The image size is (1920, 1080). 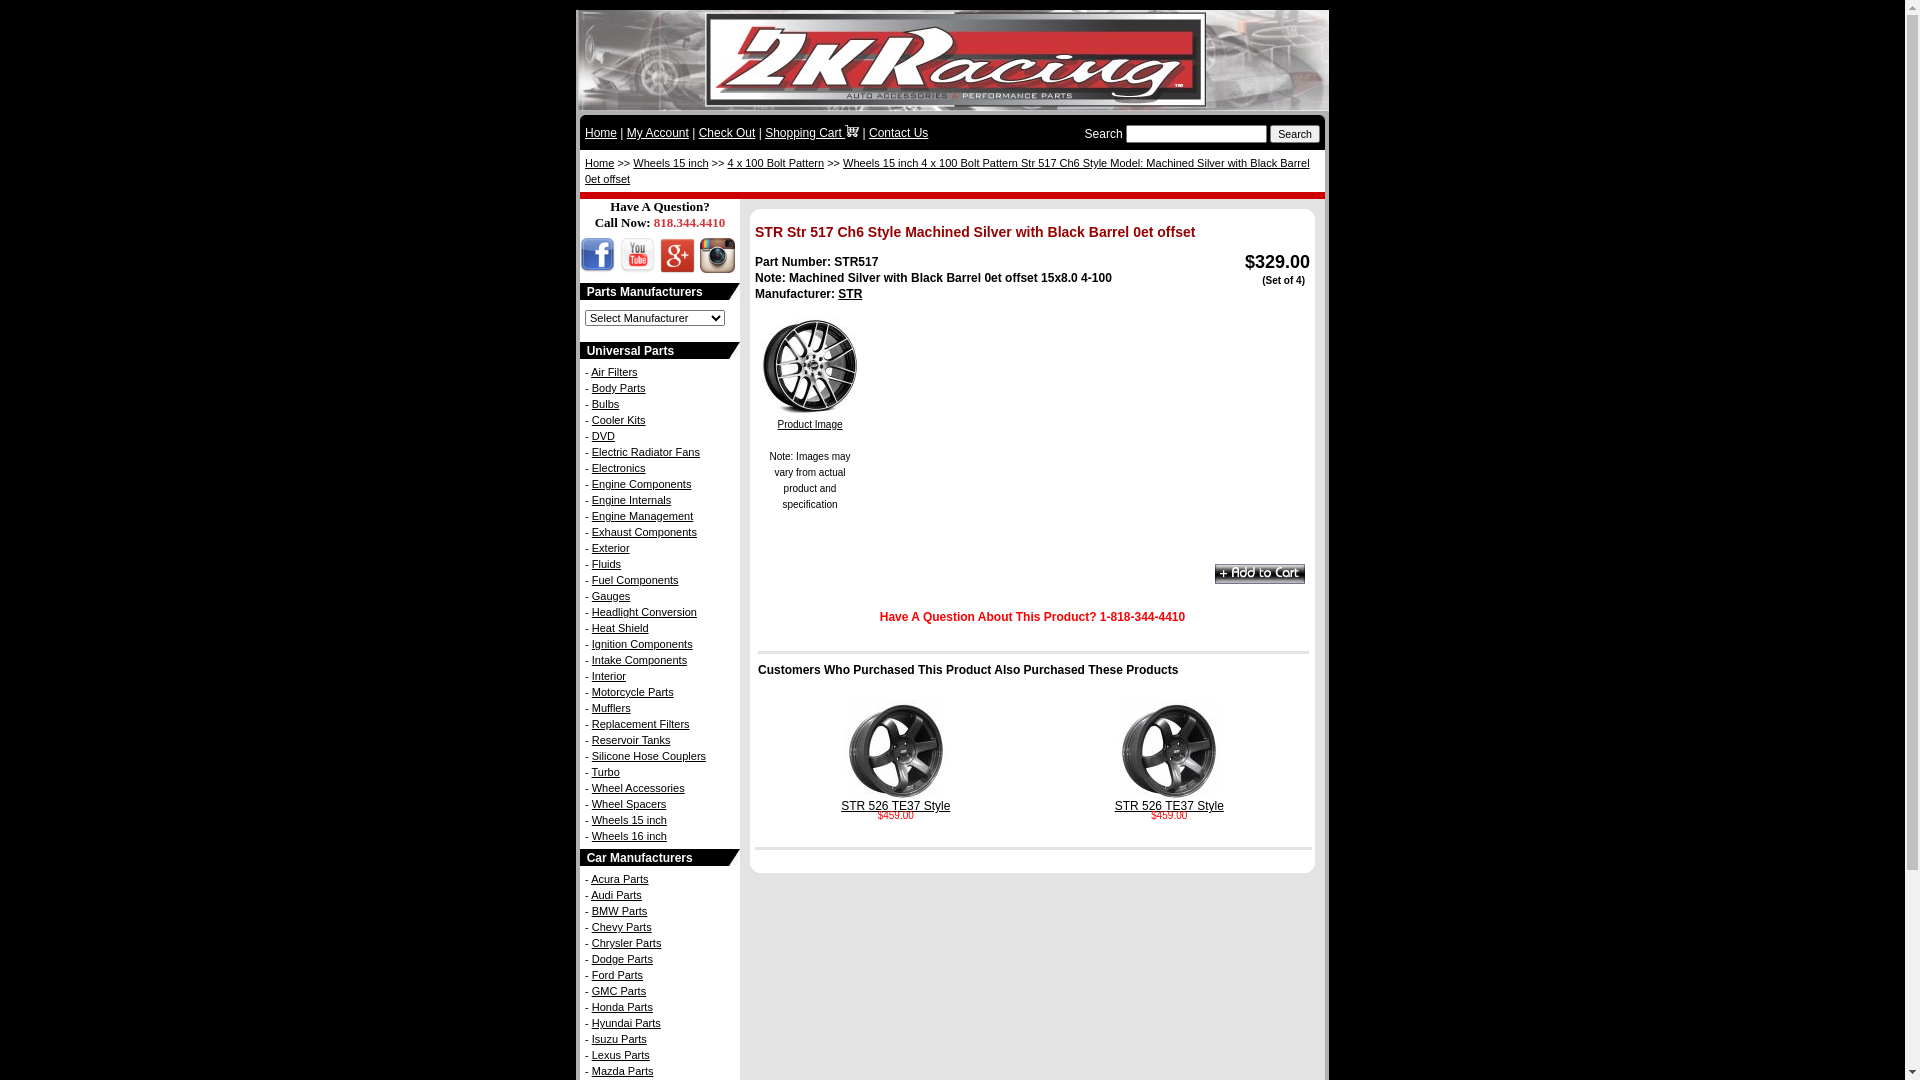 What do you see at coordinates (648, 756) in the screenshot?
I see `'Silicone Hose Couplers'` at bounding box center [648, 756].